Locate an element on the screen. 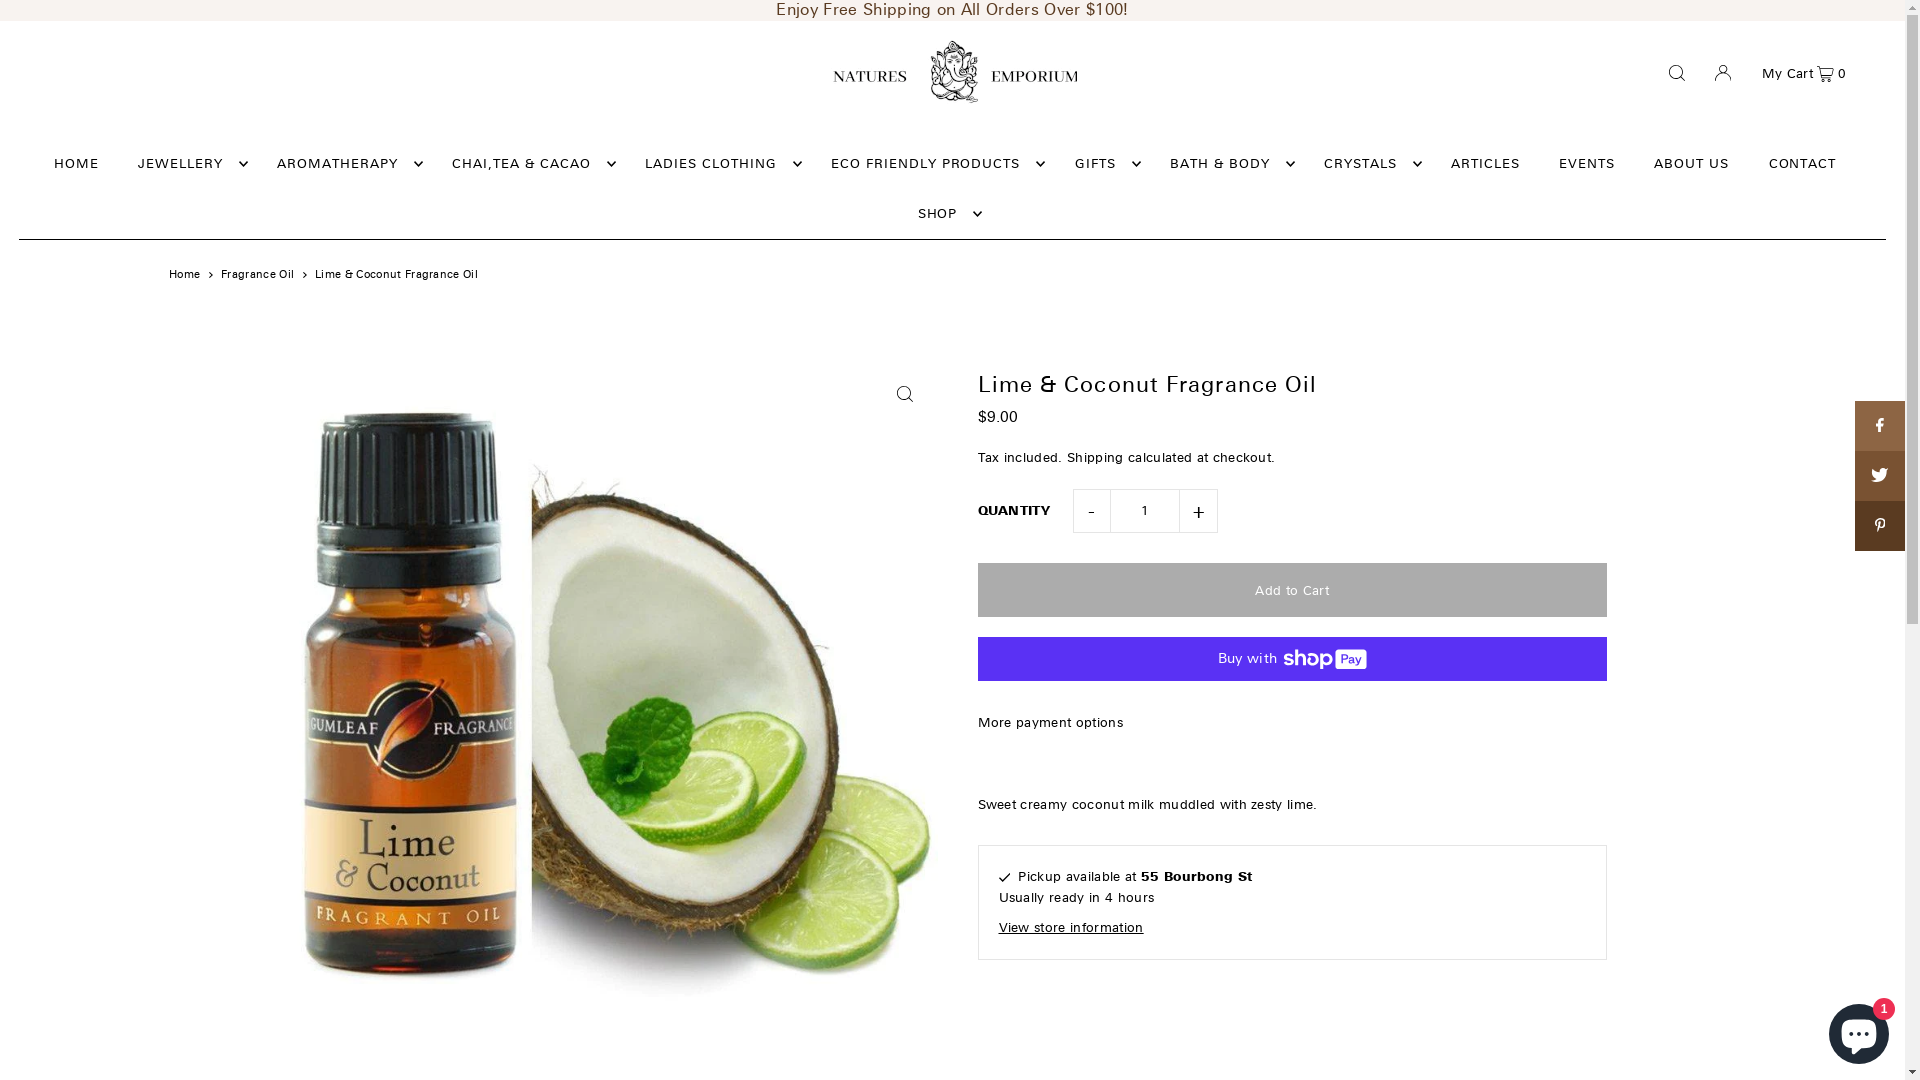 This screenshot has height=1080, width=1920. 'ARTICLES' is located at coordinates (1485, 163).